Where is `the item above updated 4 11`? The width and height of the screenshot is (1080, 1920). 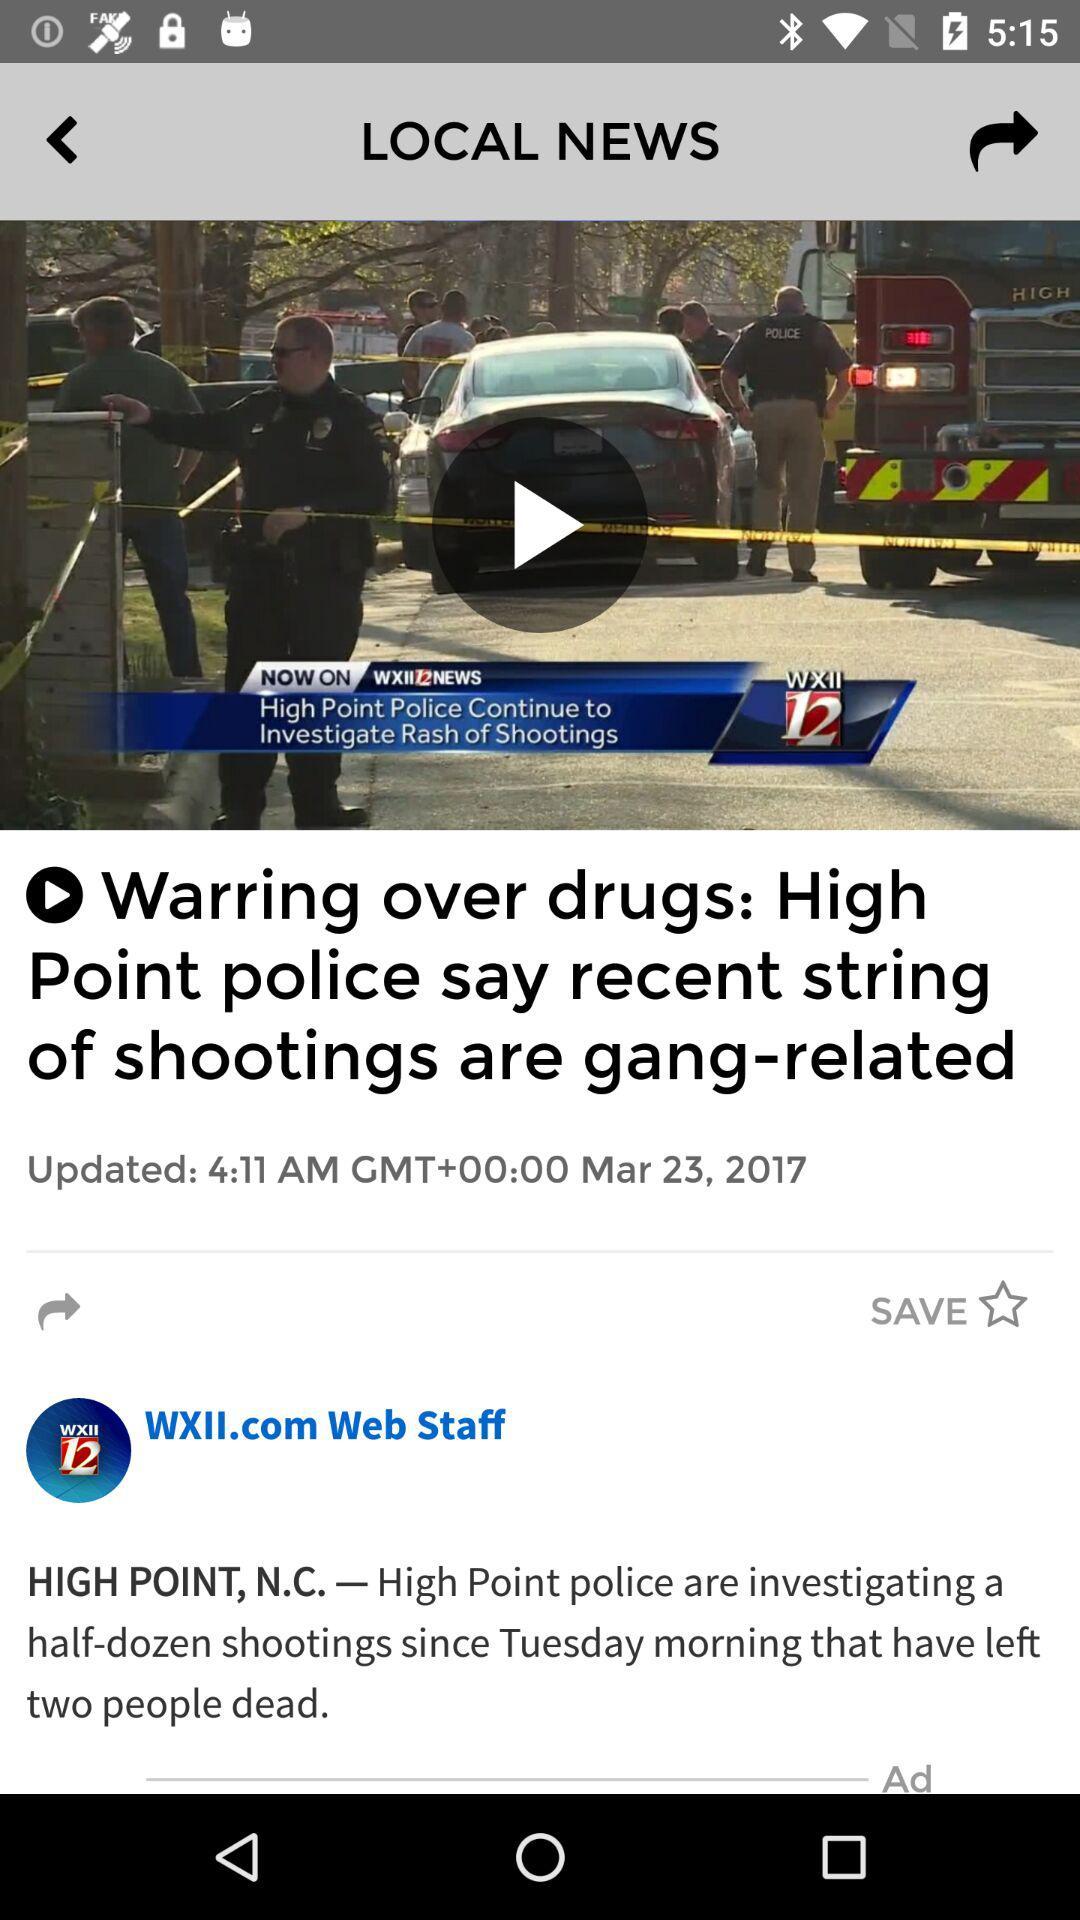
the item above updated 4 11 is located at coordinates (540, 976).